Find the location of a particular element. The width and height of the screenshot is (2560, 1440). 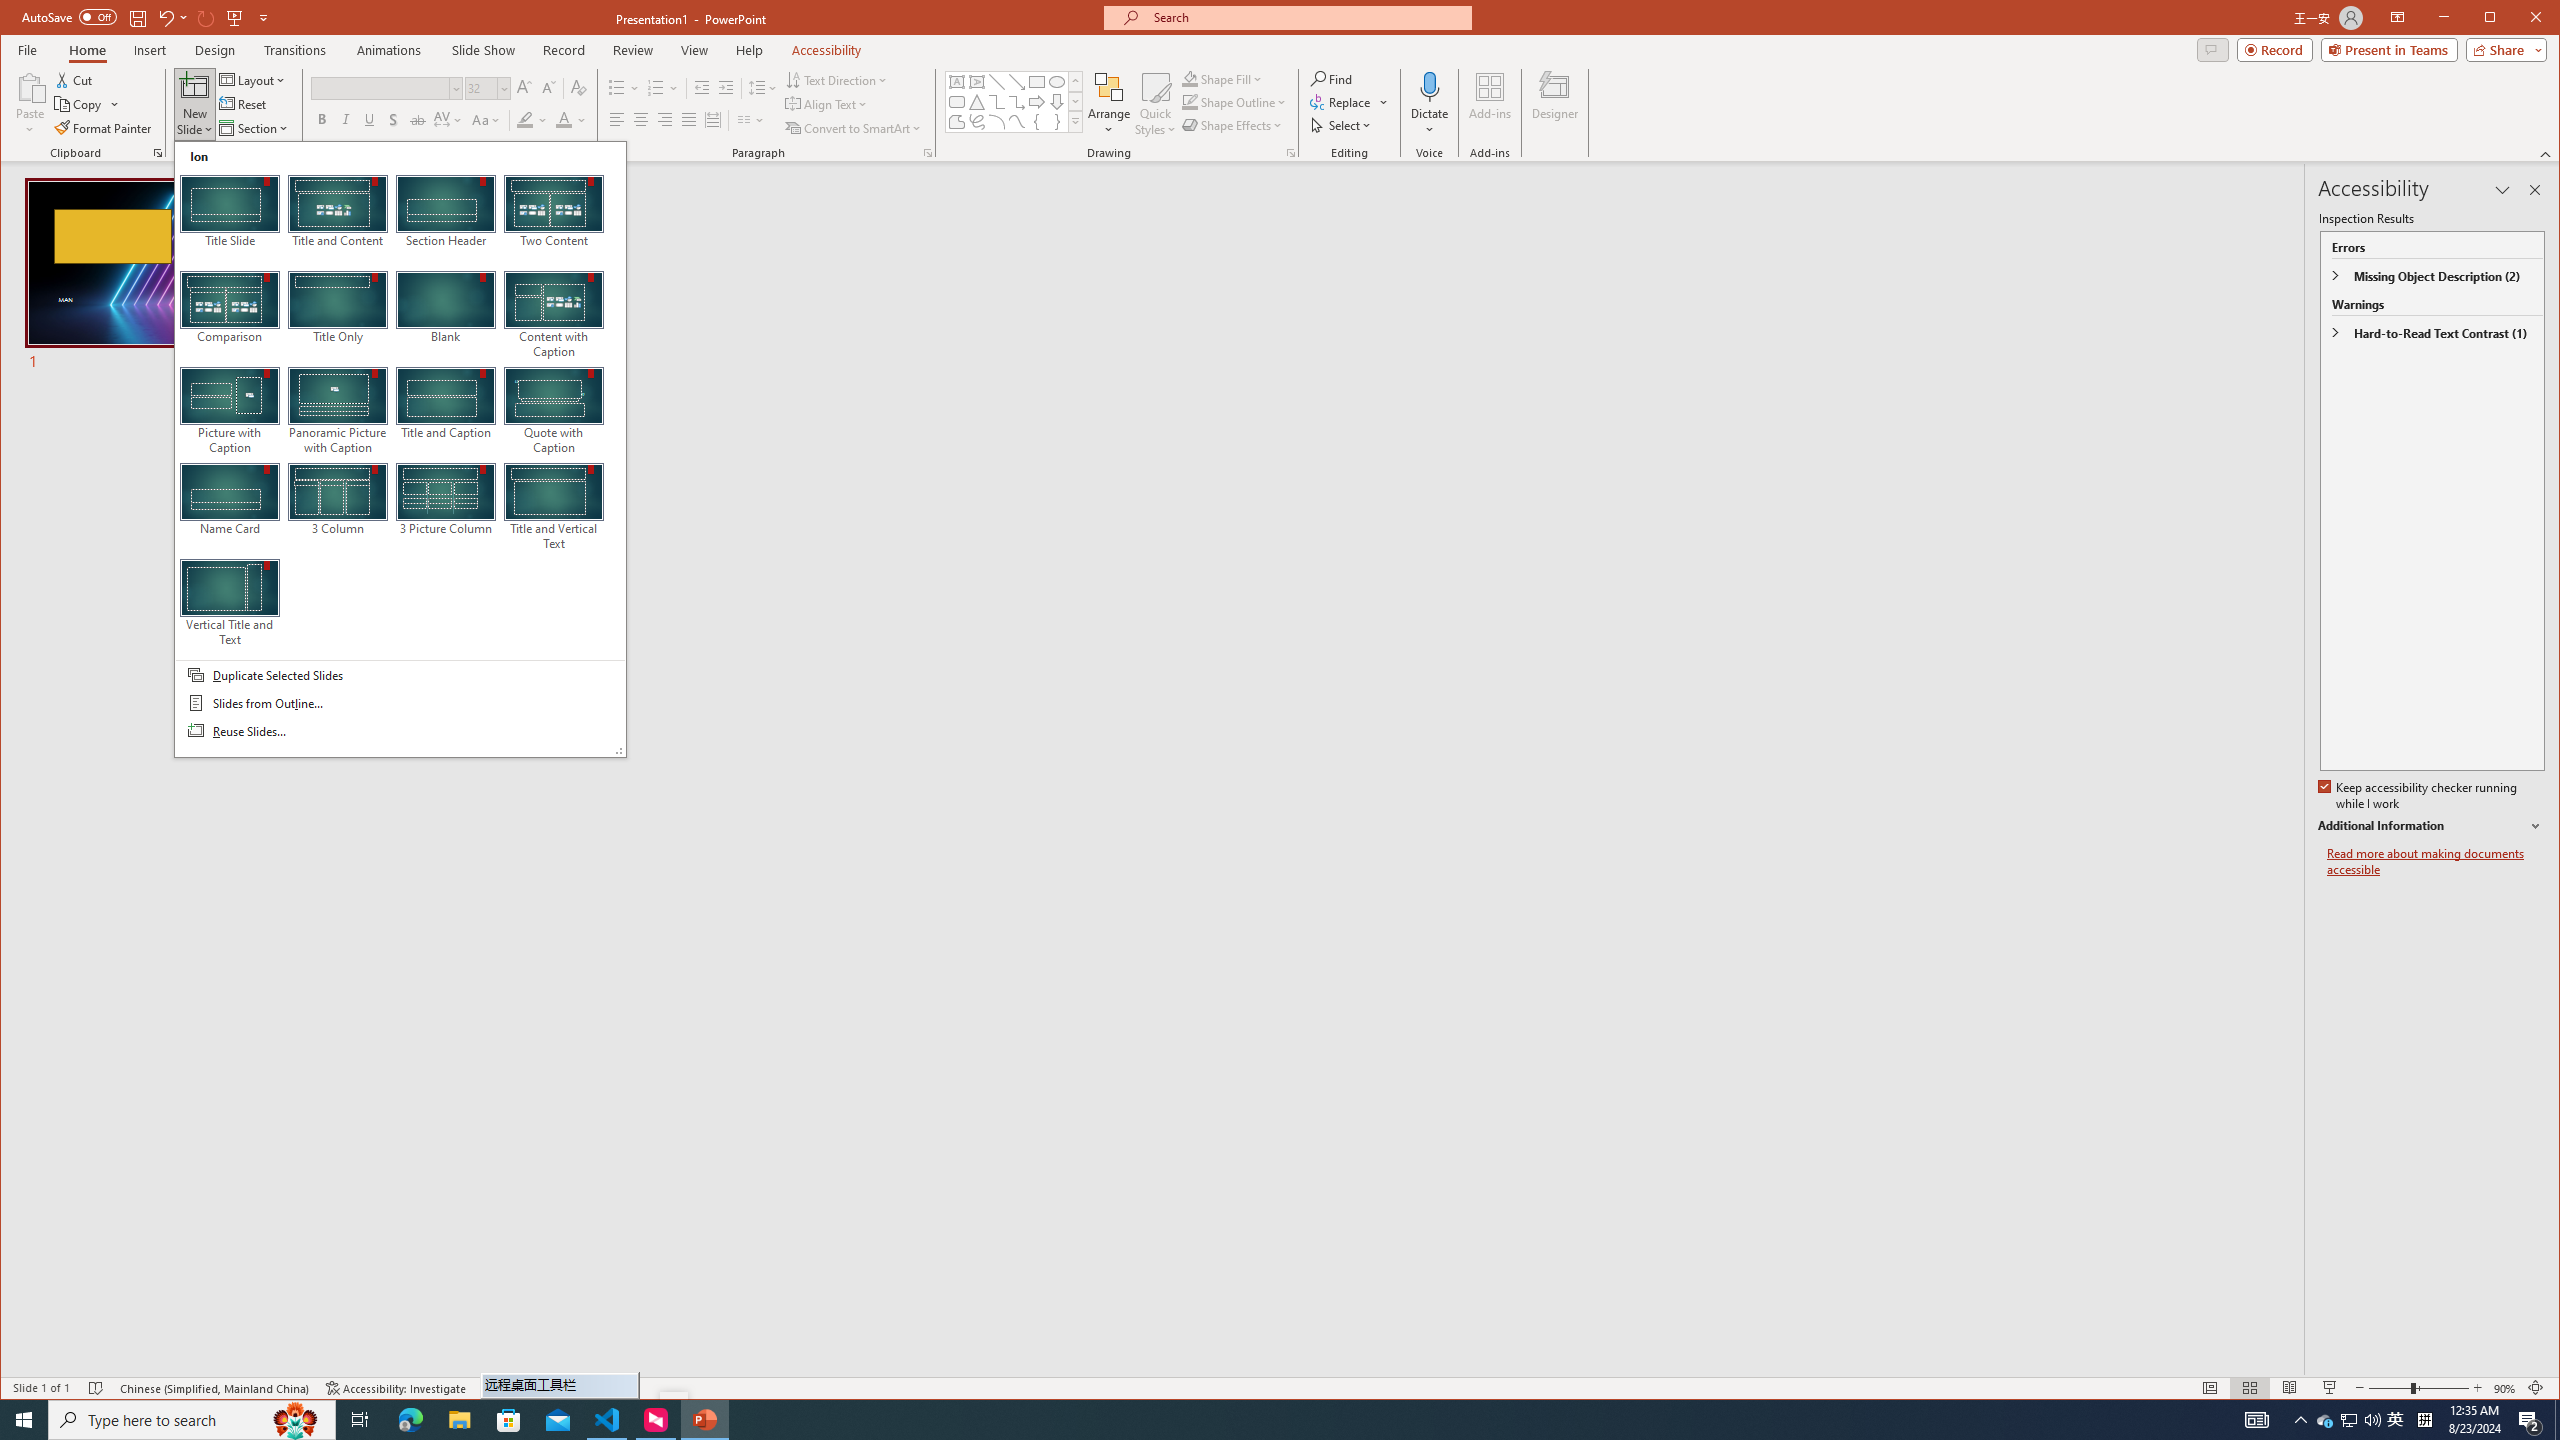

'Zoom 90%' is located at coordinates (2503, 1387).